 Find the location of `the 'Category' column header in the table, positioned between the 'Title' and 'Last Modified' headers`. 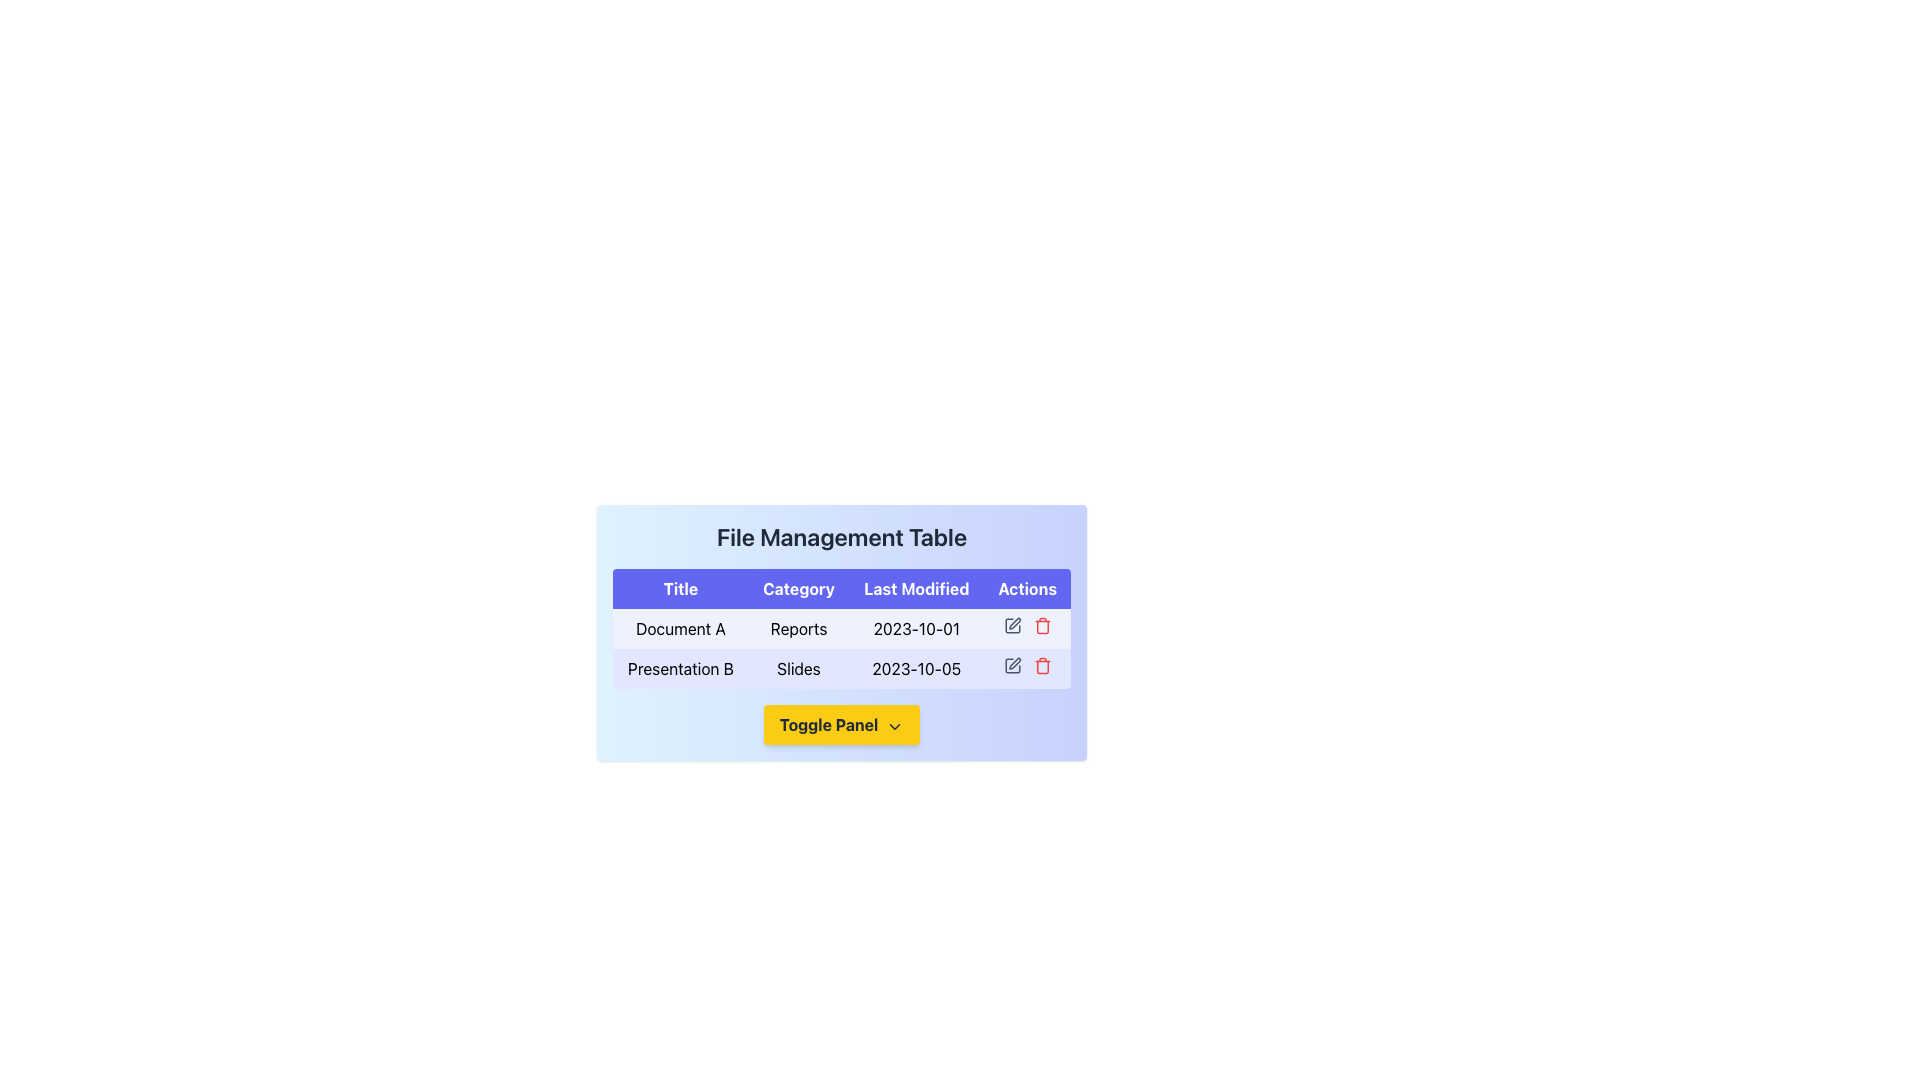

the 'Category' column header in the table, positioned between the 'Title' and 'Last Modified' headers is located at coordinates (798, 588).